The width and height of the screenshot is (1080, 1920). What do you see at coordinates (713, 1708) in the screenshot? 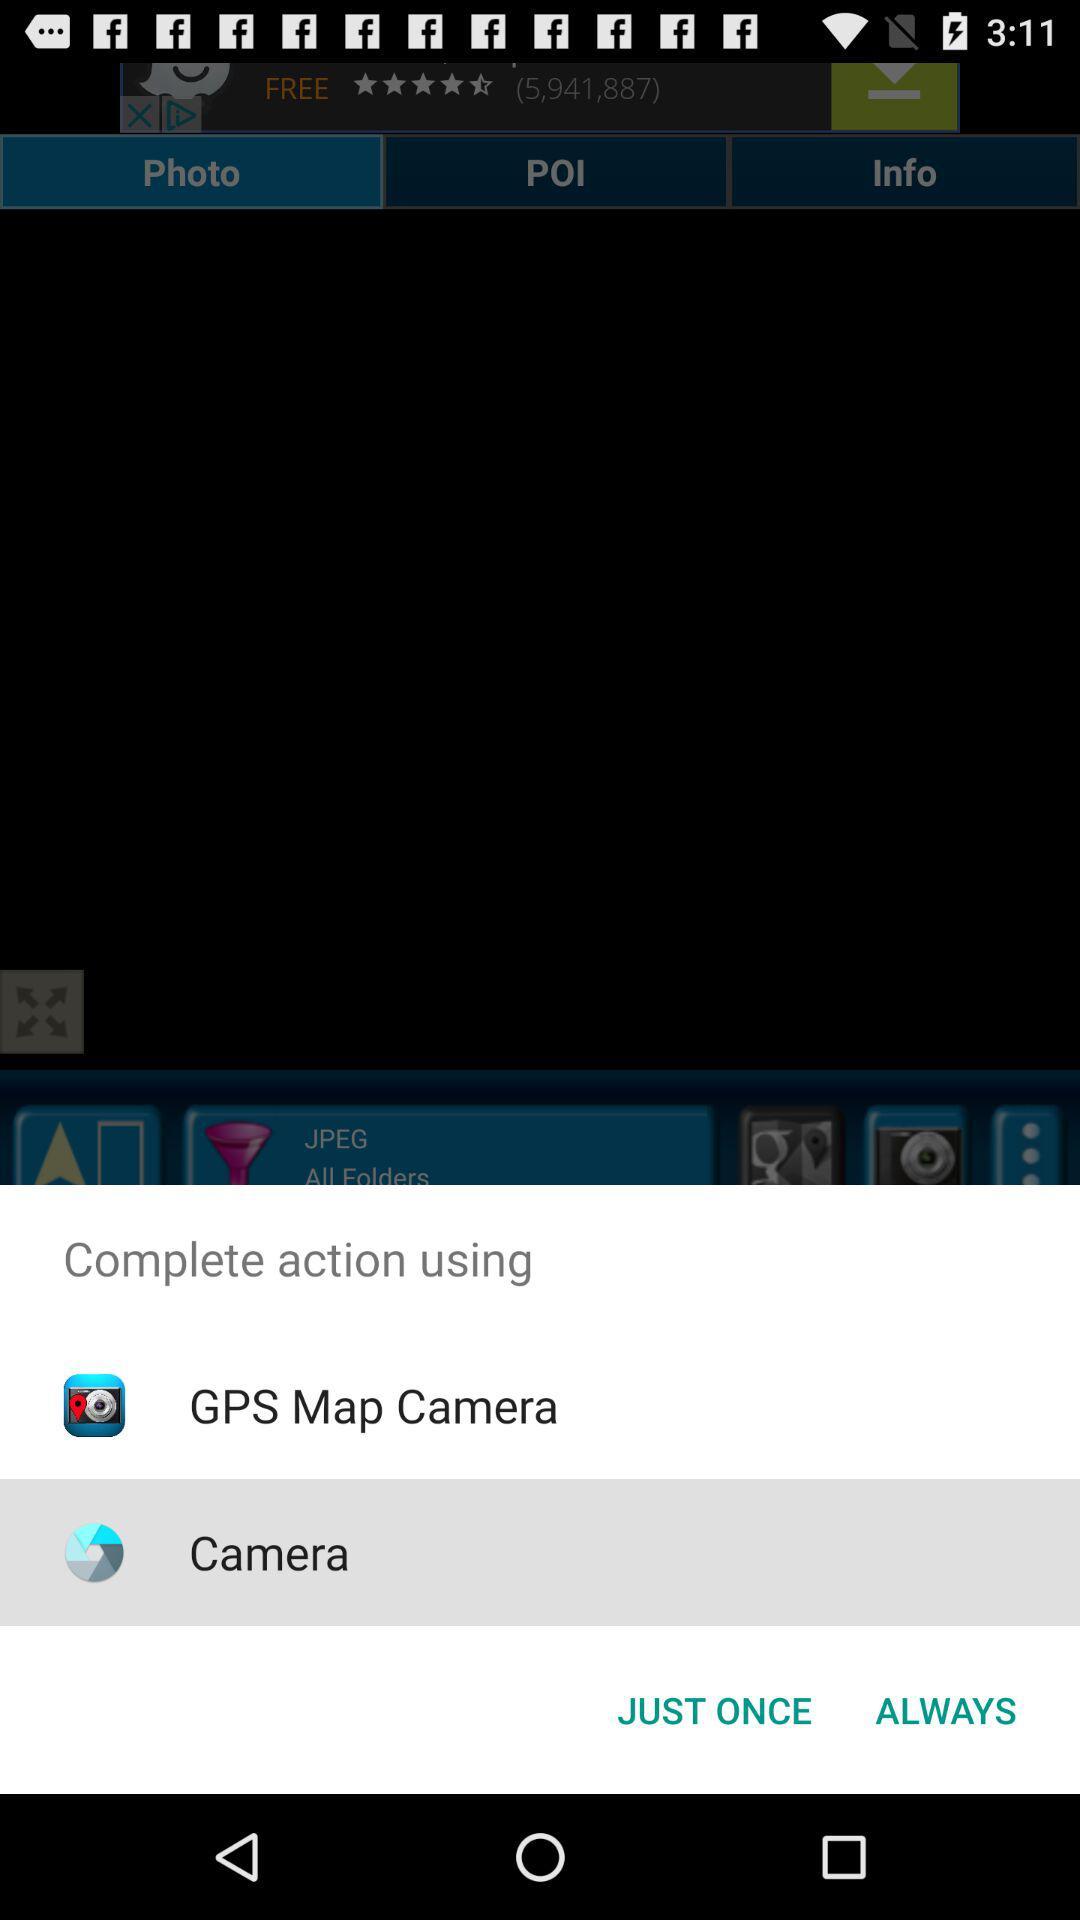
I see `button next to the always item` at bounding box center [713, 1708].